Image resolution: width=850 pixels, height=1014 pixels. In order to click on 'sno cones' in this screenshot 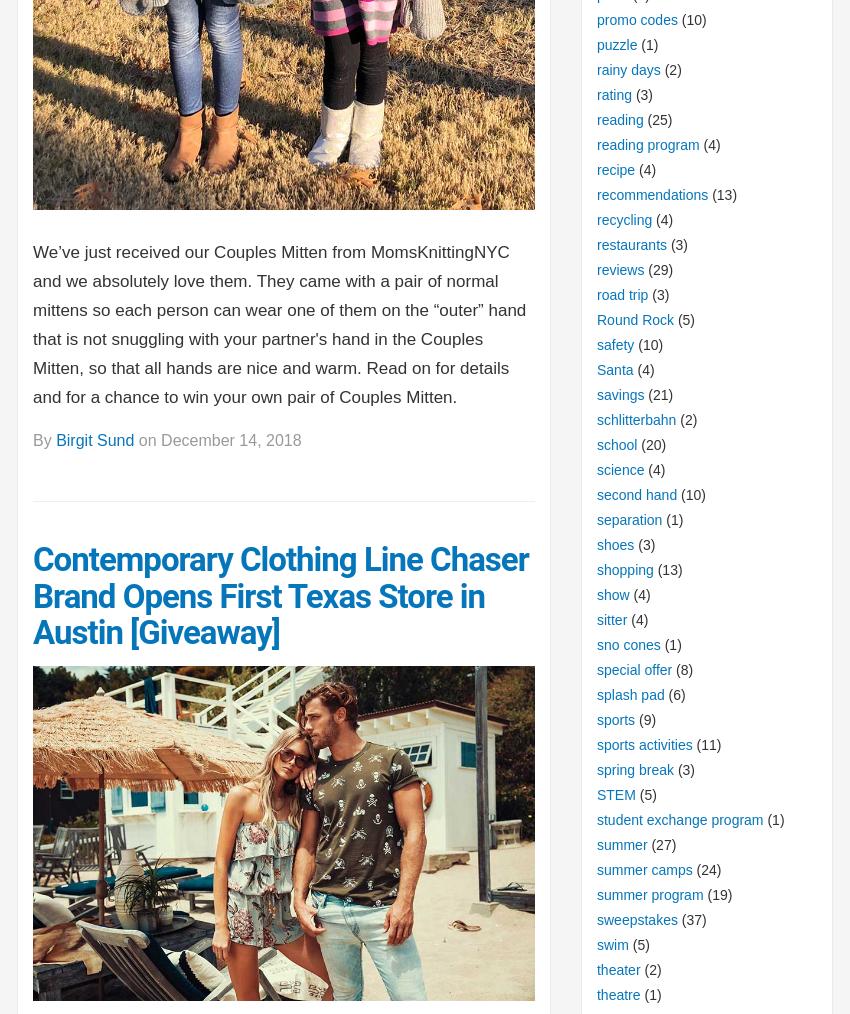, I will do `click(626, 643)`.